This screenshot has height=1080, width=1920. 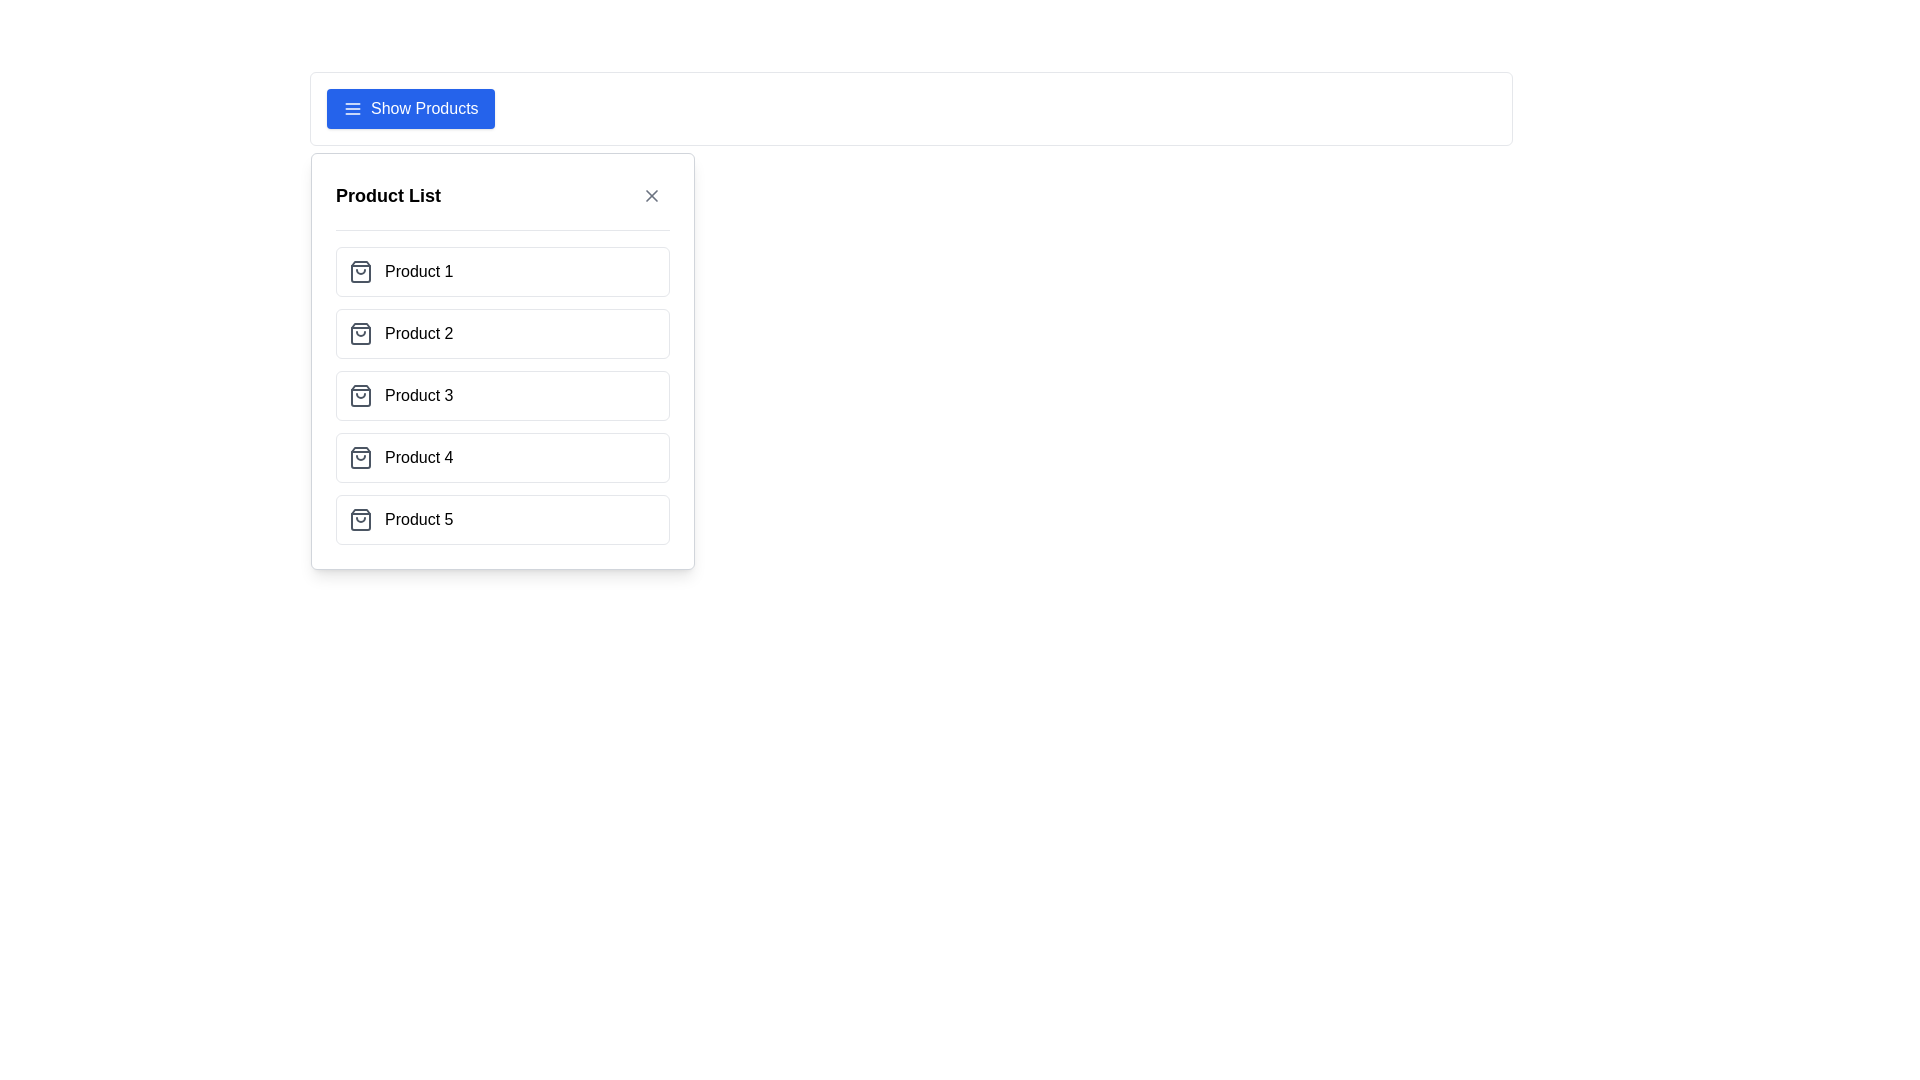 What do you see at coordinates (503, 458) in the screenshot?
I see `the fourth list item labeled 'Product 4'` at bounding box center [503, 458].